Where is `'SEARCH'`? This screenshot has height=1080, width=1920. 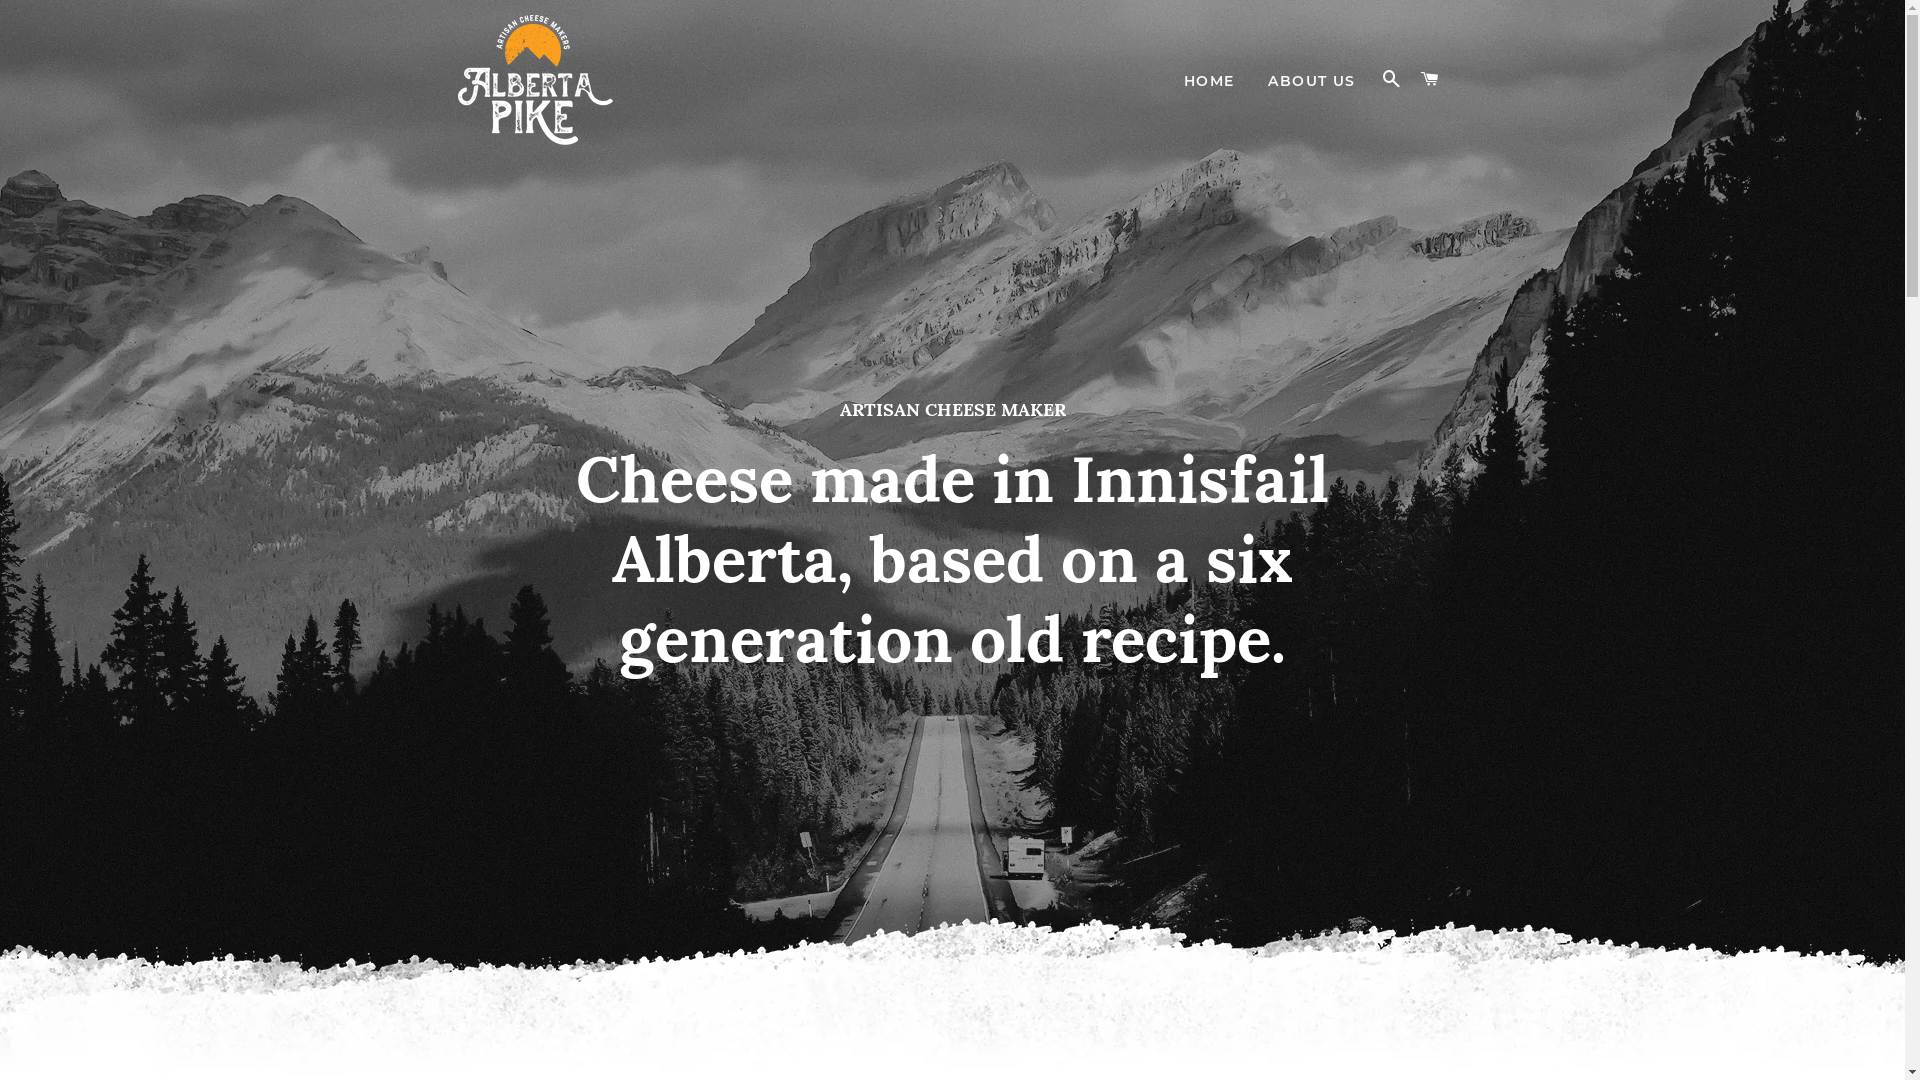 'SEARCH' is located at coordinates (1391, 79).